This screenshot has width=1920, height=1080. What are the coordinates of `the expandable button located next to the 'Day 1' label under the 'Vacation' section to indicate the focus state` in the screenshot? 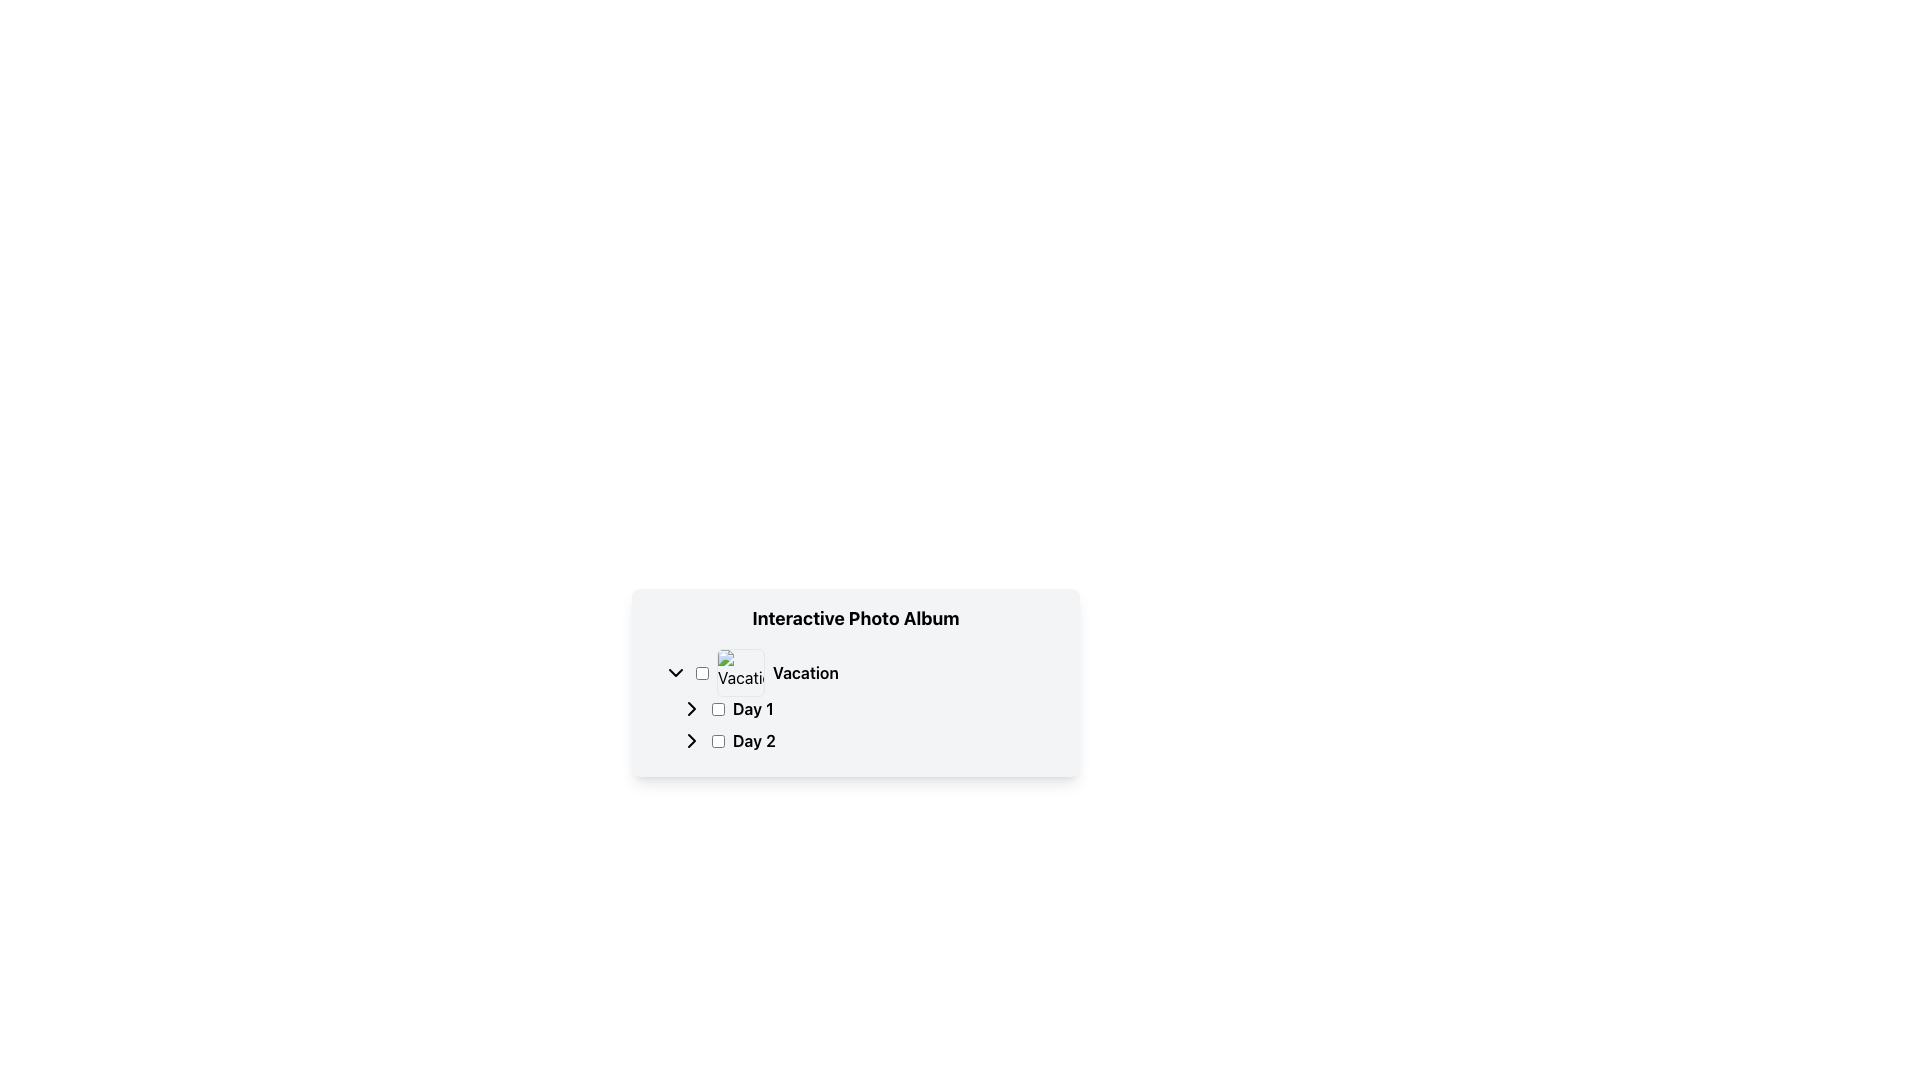 It's located at (691, 708).